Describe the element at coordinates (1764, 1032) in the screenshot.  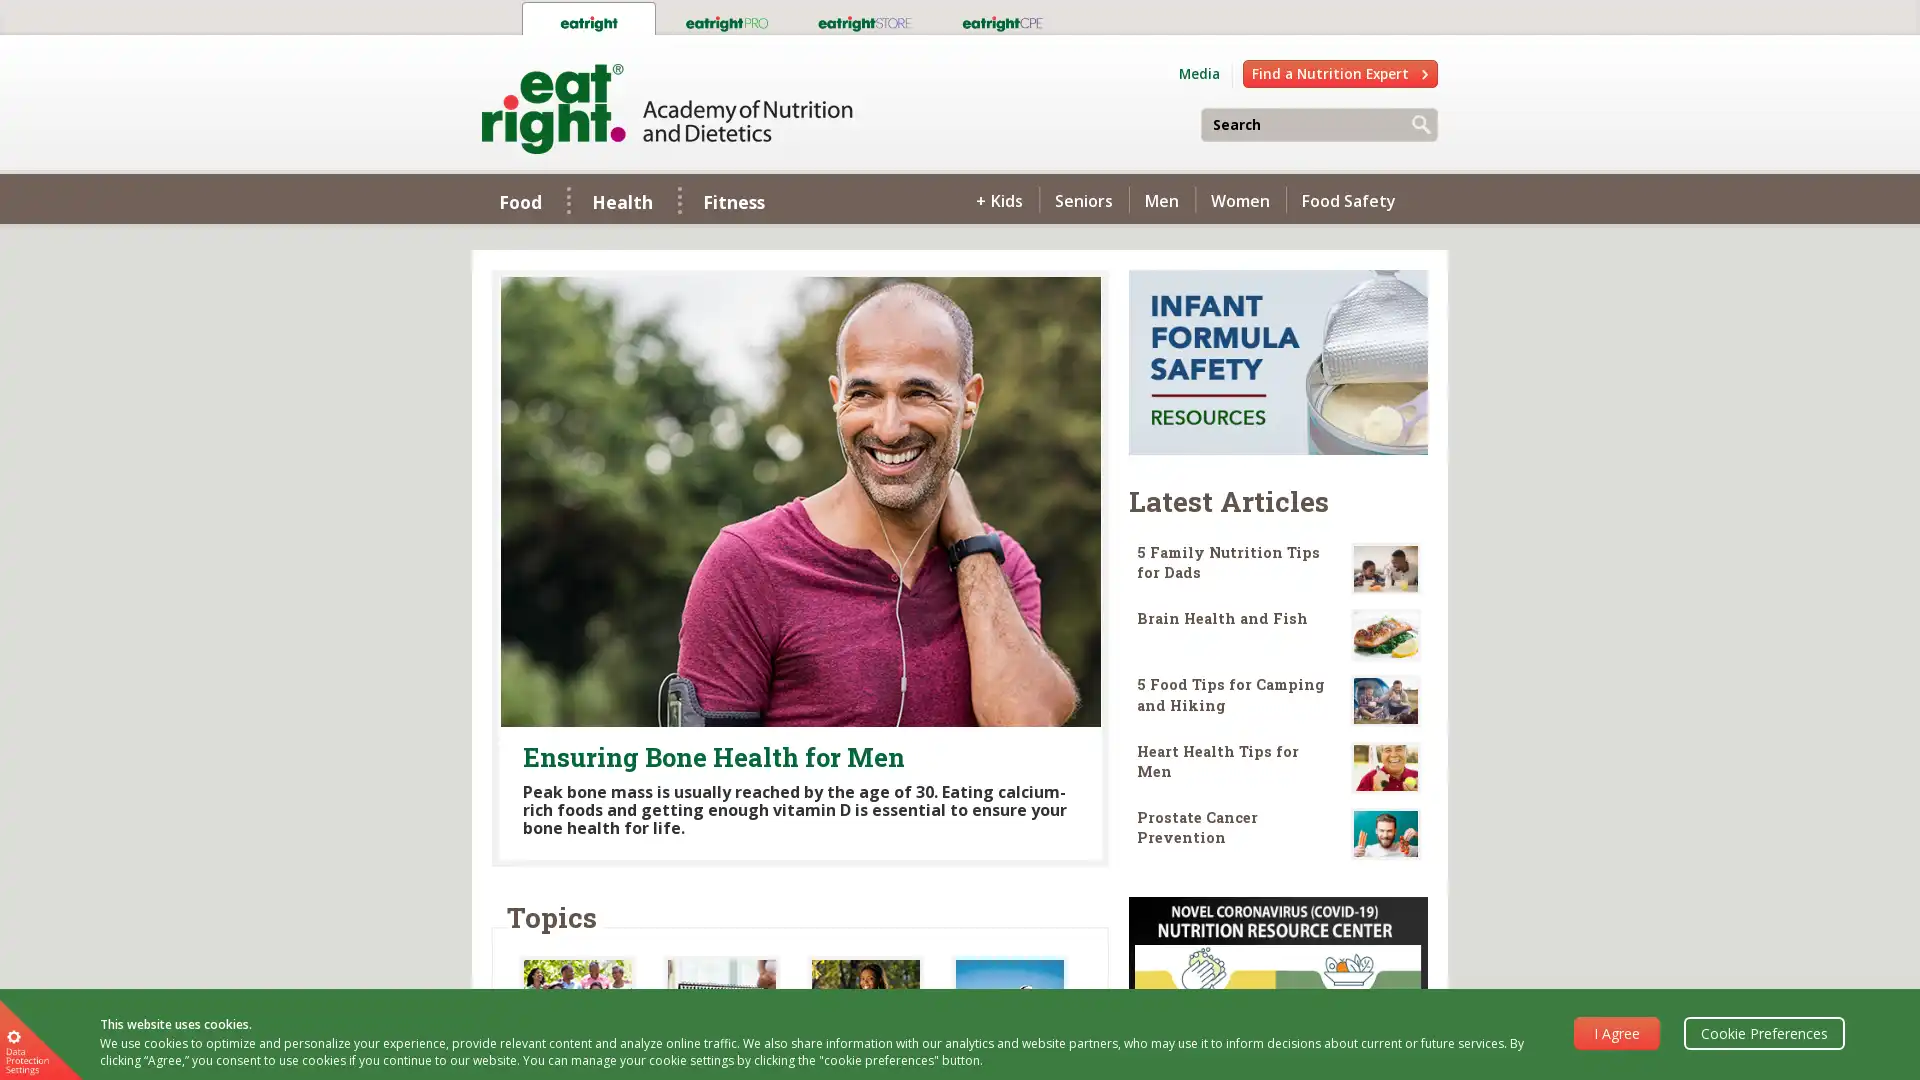
I see `Cookie Preferences` at that location.